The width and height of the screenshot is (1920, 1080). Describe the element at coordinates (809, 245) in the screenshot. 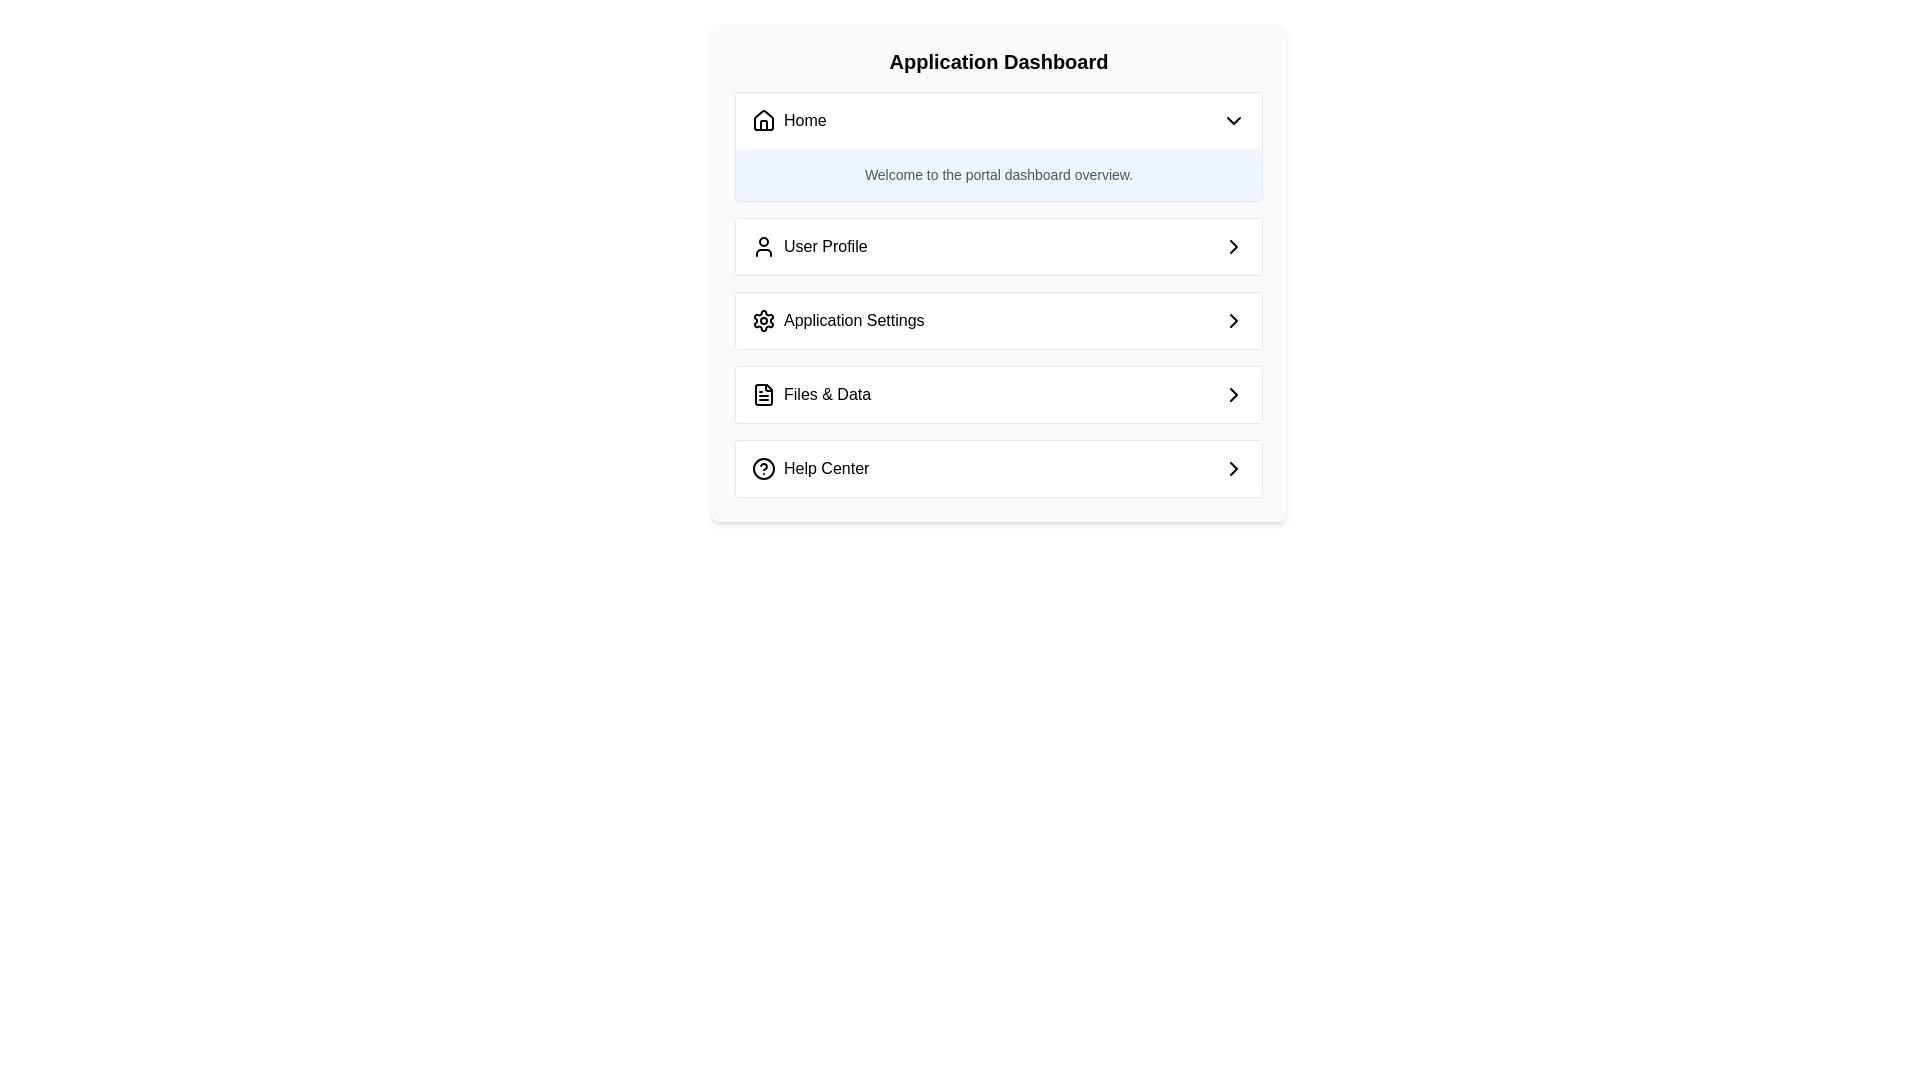

I see `the second item in the sidebar menu, located under 'Home' and above 'Application Settings'` at that location.